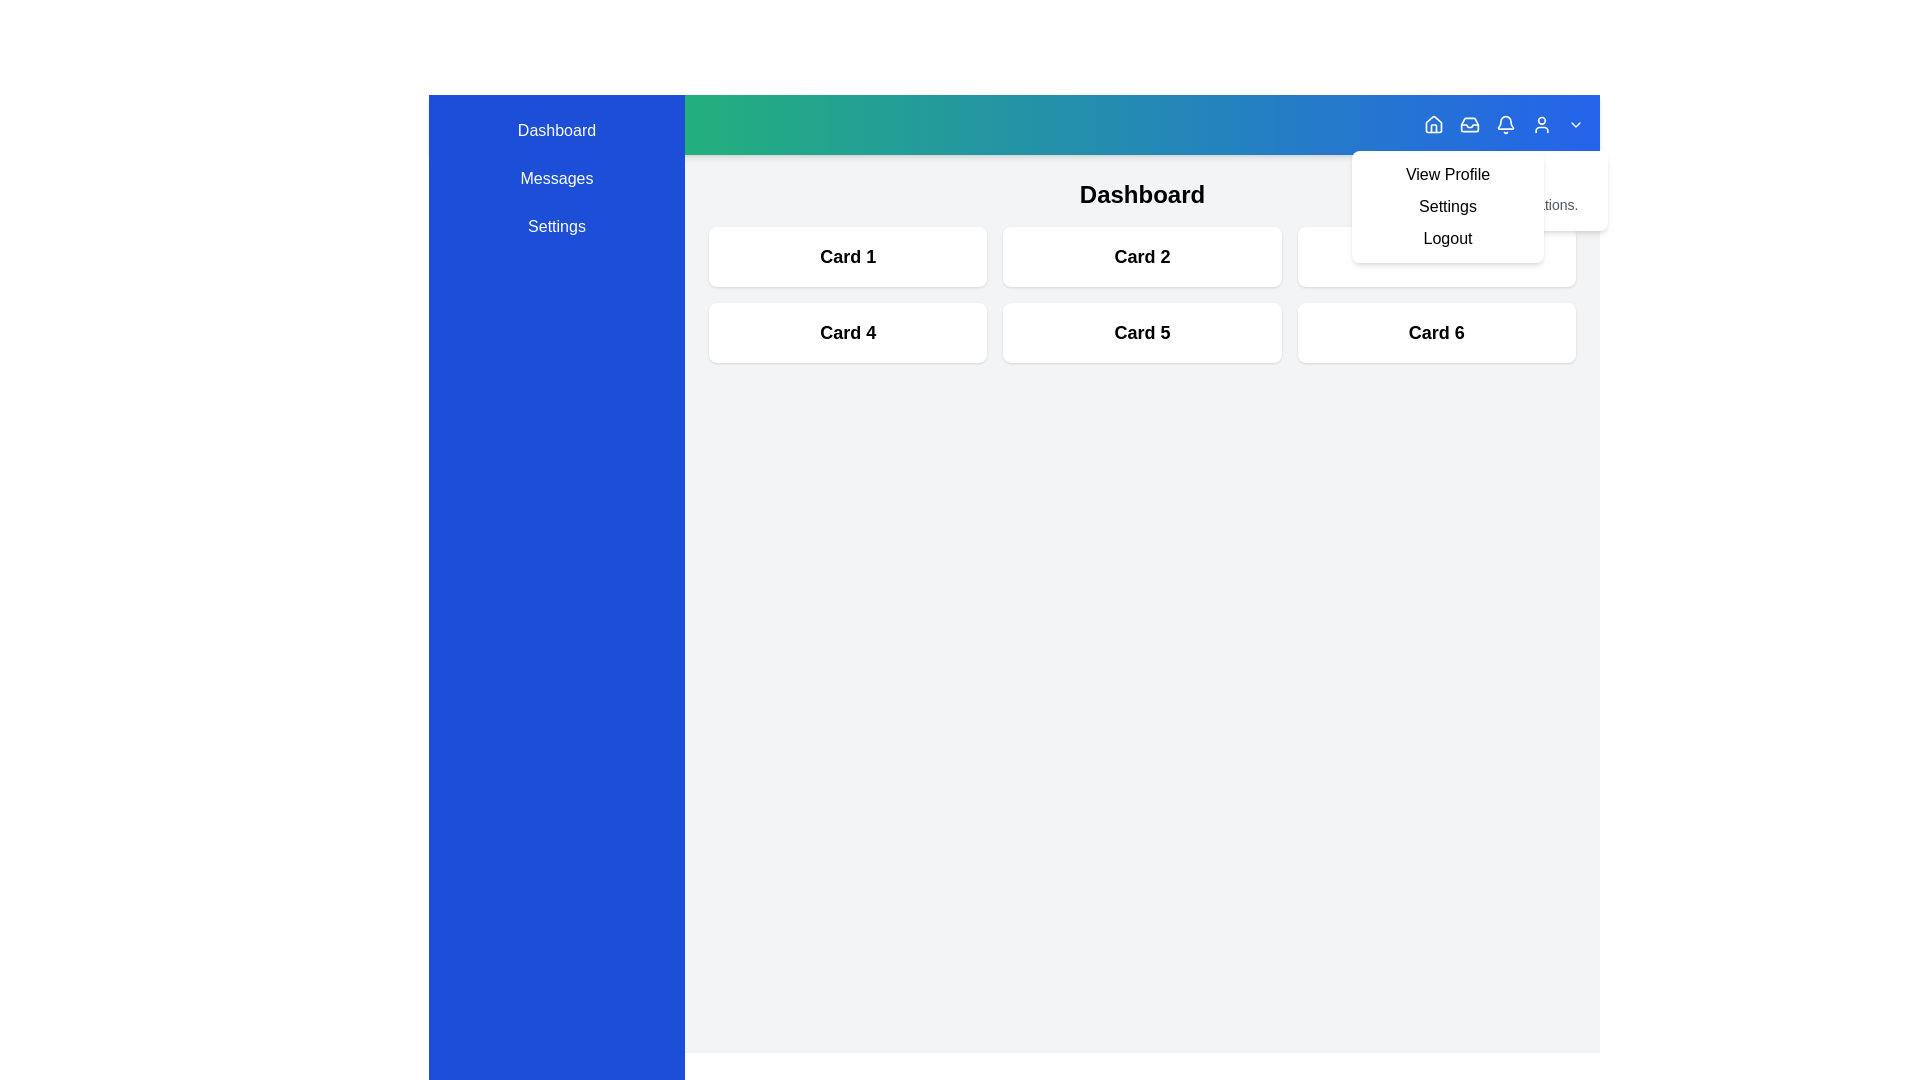 The width and height of the screenshot is (1920, 1080). What do you see at coordinates (1448, 238) in the screenshot?
I see `the logout button in the dropdown menu` at bounding box center [1448, 238].